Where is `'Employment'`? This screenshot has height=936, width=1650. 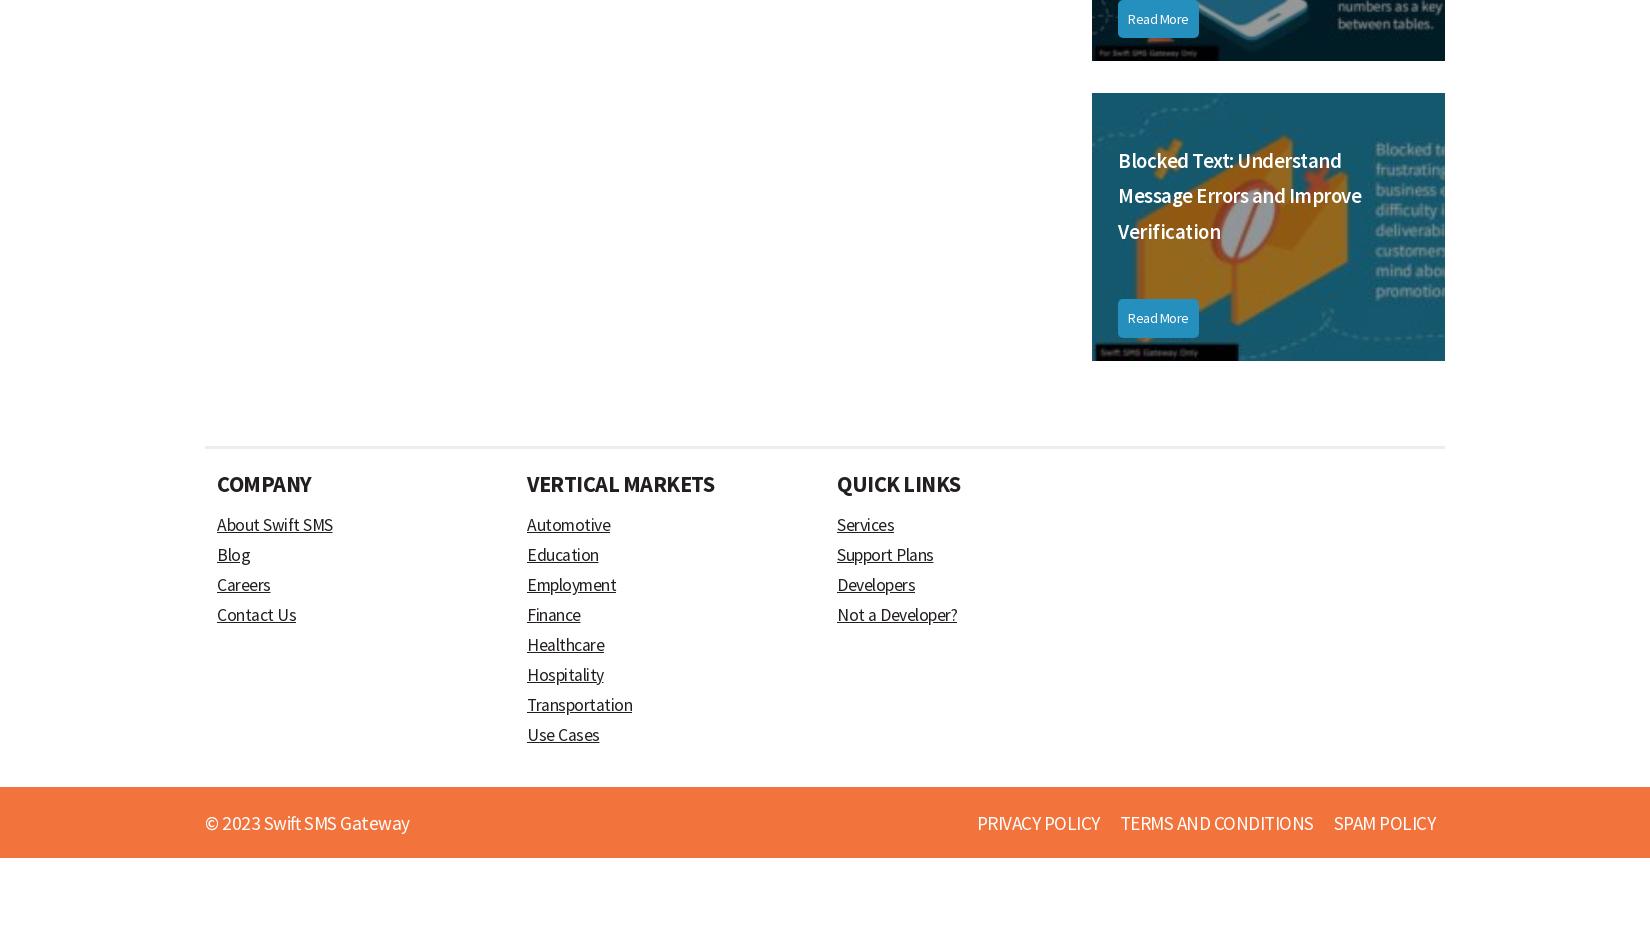
'Employment' is located at coordinates (526, 584).